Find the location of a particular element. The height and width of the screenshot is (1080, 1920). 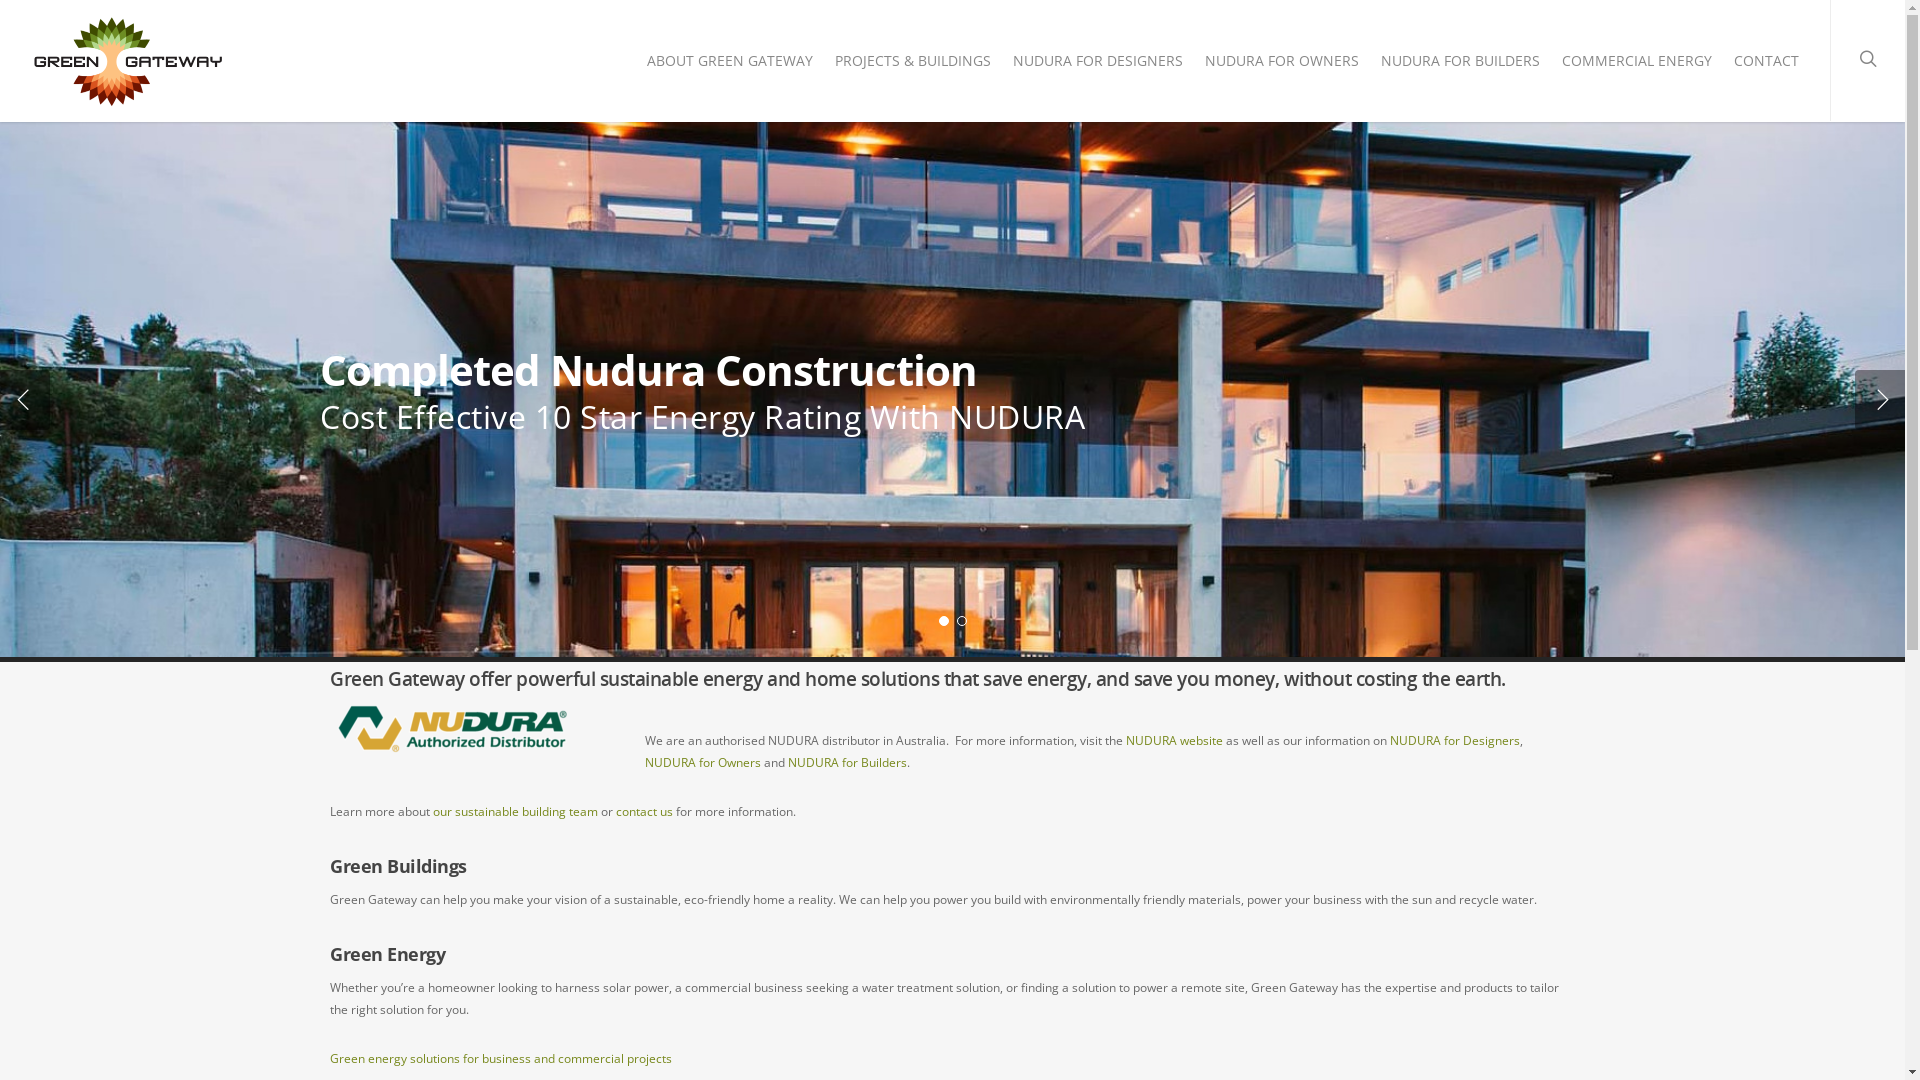

'NUDURA for Owners' is located at coordinates (702, 762).